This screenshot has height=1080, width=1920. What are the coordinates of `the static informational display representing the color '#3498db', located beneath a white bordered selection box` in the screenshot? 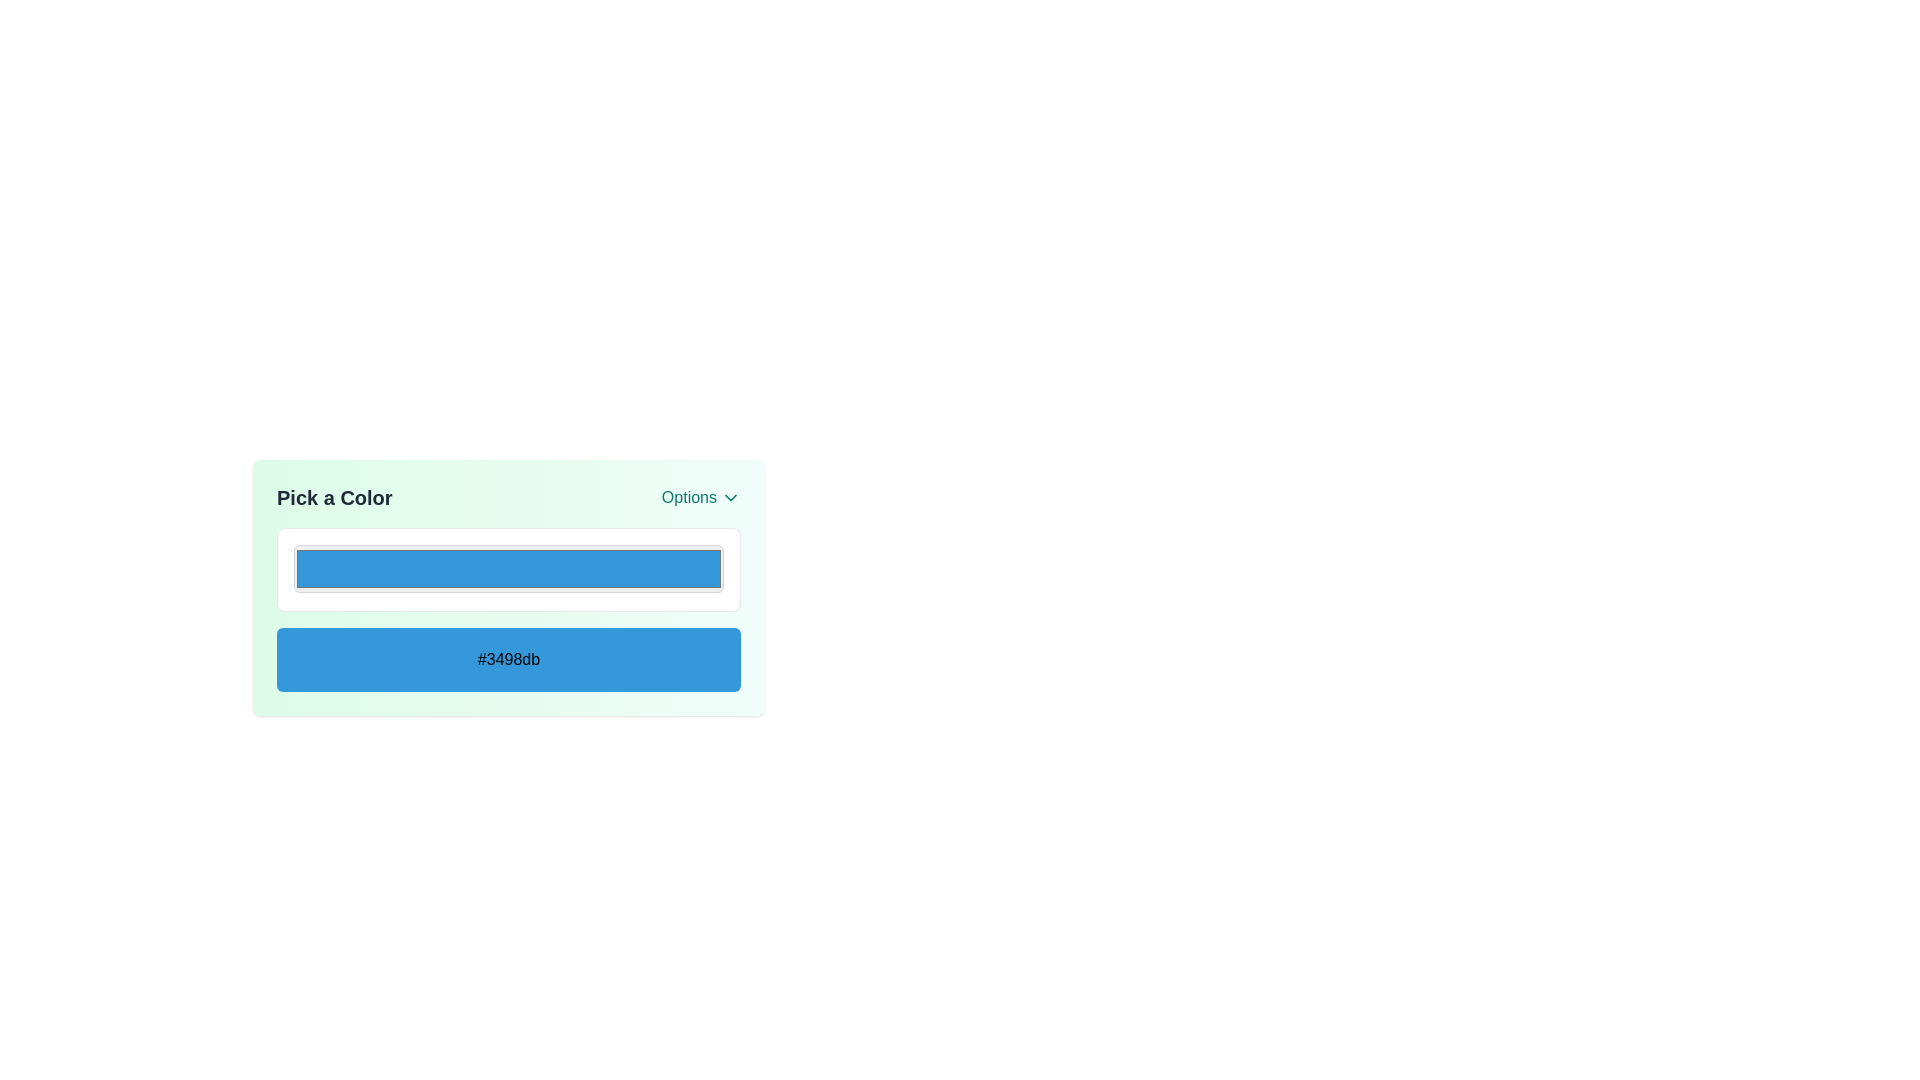 It's located at (508, 659).